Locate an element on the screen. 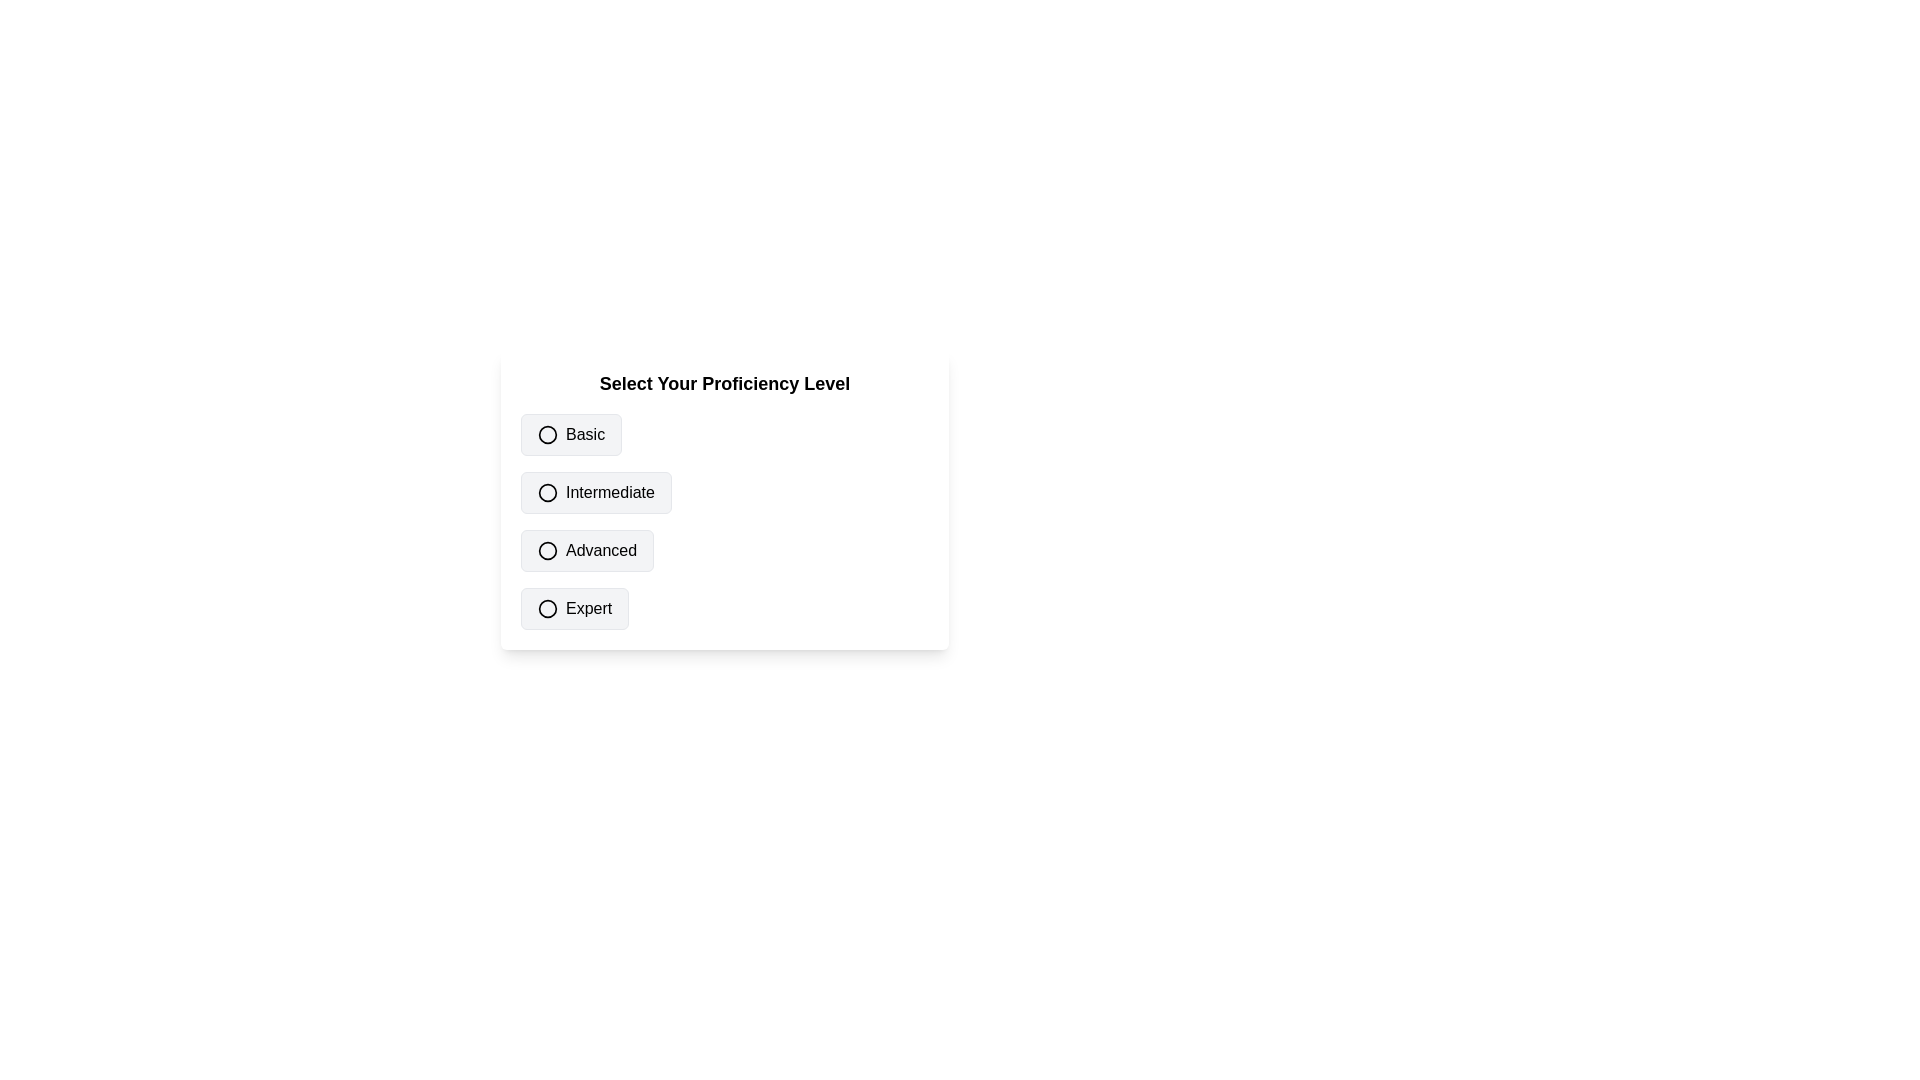 The width and height of the screenshot is (1920, 1080). the Circular Icon for the 'Advanced' proficiency level to select it is located at coordinates (547, 551).